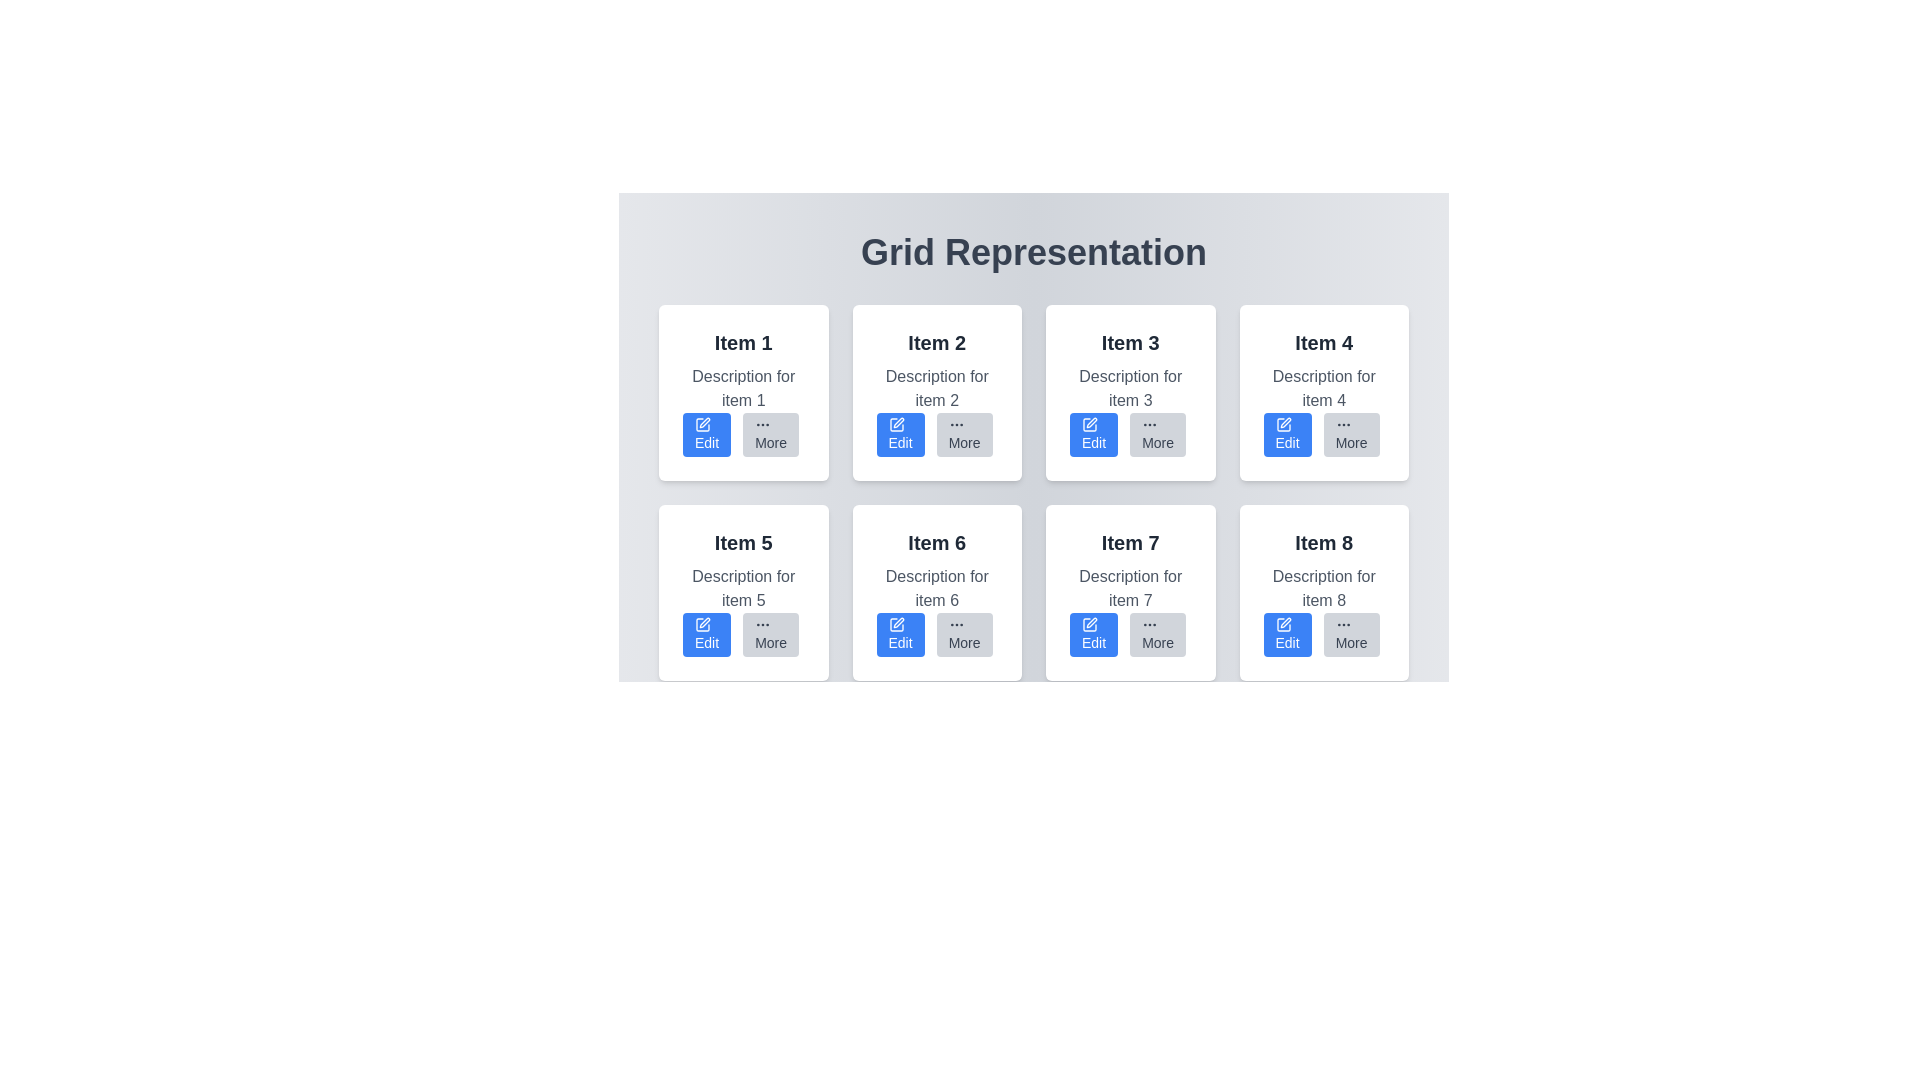 Image resolution: width=1920 pixels, height=1080 pixels. Describe the element at coordinates (1283, 623) in the screenshot. I see `the 'Edit' icon located in the last card (Item 8) in the grid representation` at that location.